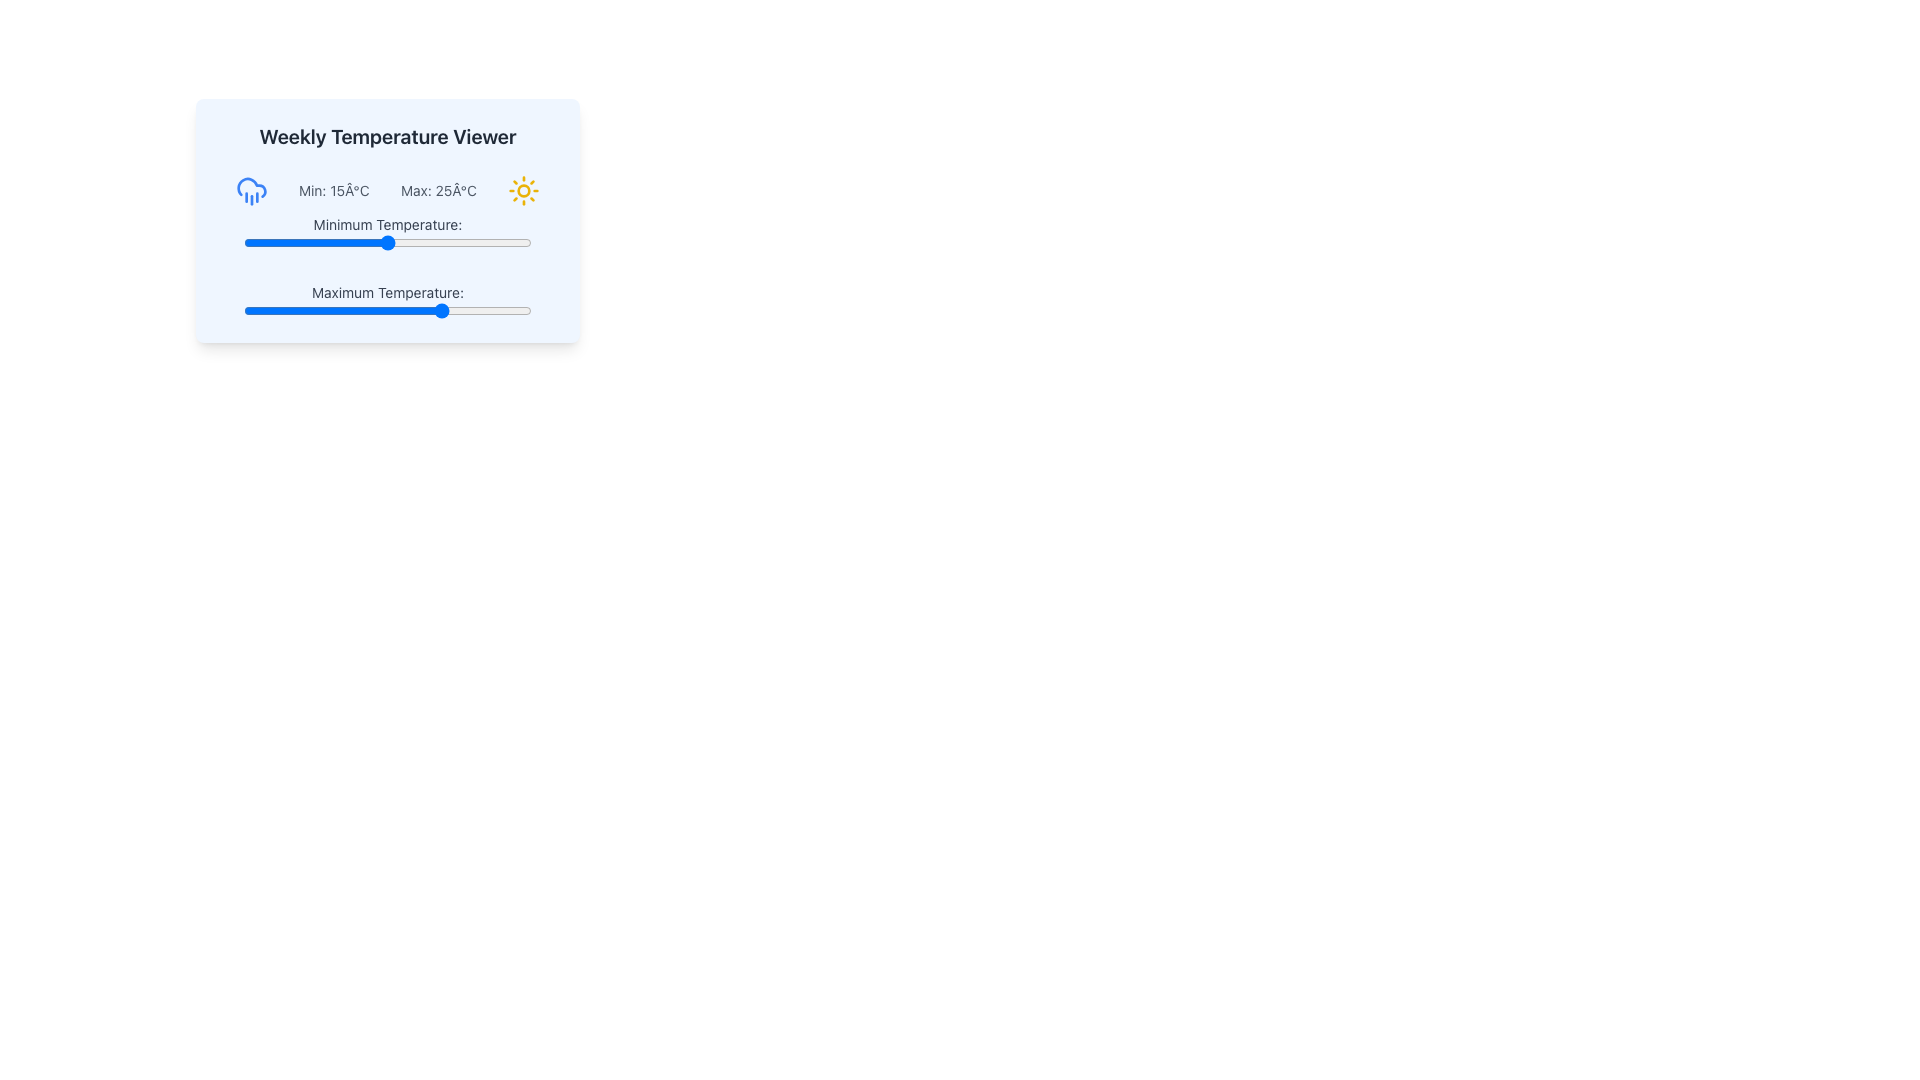  What do you see at coordinates (524, 191) in the screenshot?
I see `the yellow fill SVG Circle located inside the sun icon at the top-right of the 'Weekly Temperature Viewer' panel` at bounding box center [524, 191].